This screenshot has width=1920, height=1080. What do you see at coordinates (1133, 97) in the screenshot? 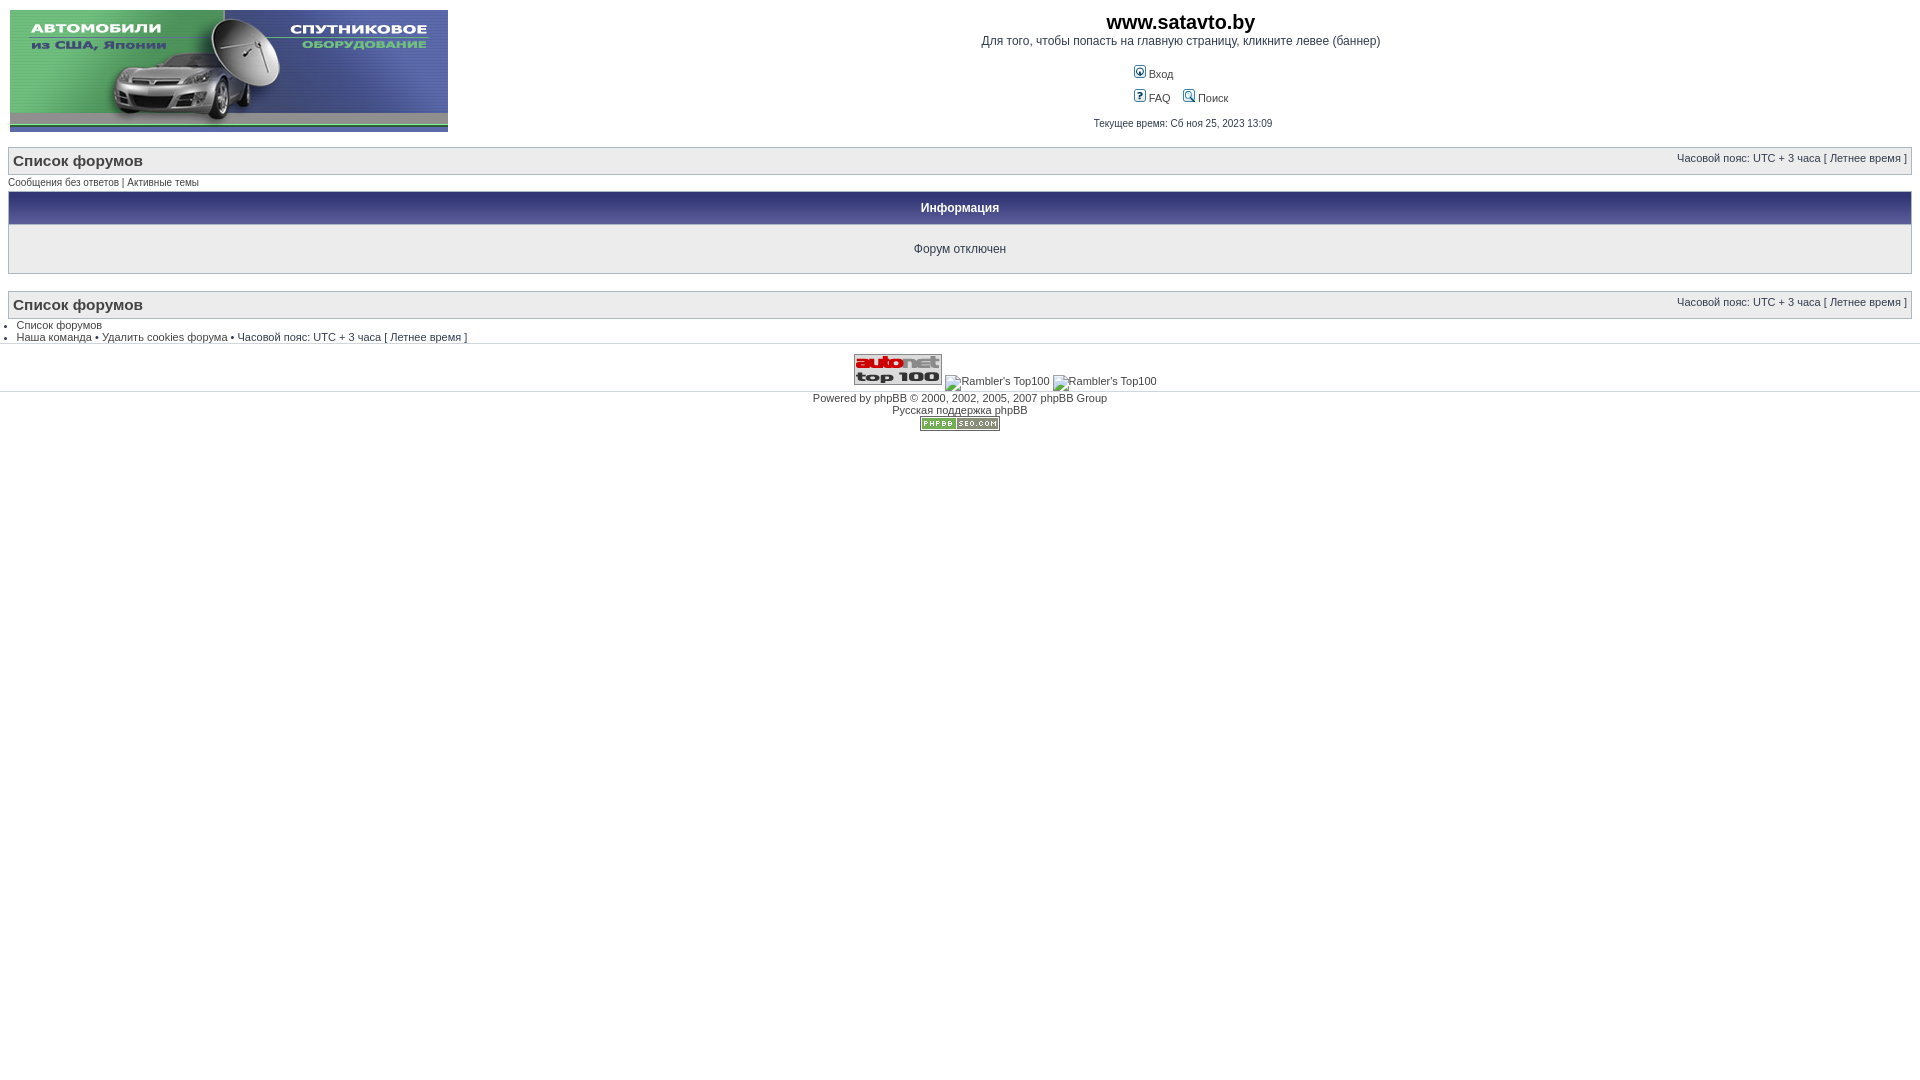
I see `'FAQ'` at bounding box center [1133, 97].